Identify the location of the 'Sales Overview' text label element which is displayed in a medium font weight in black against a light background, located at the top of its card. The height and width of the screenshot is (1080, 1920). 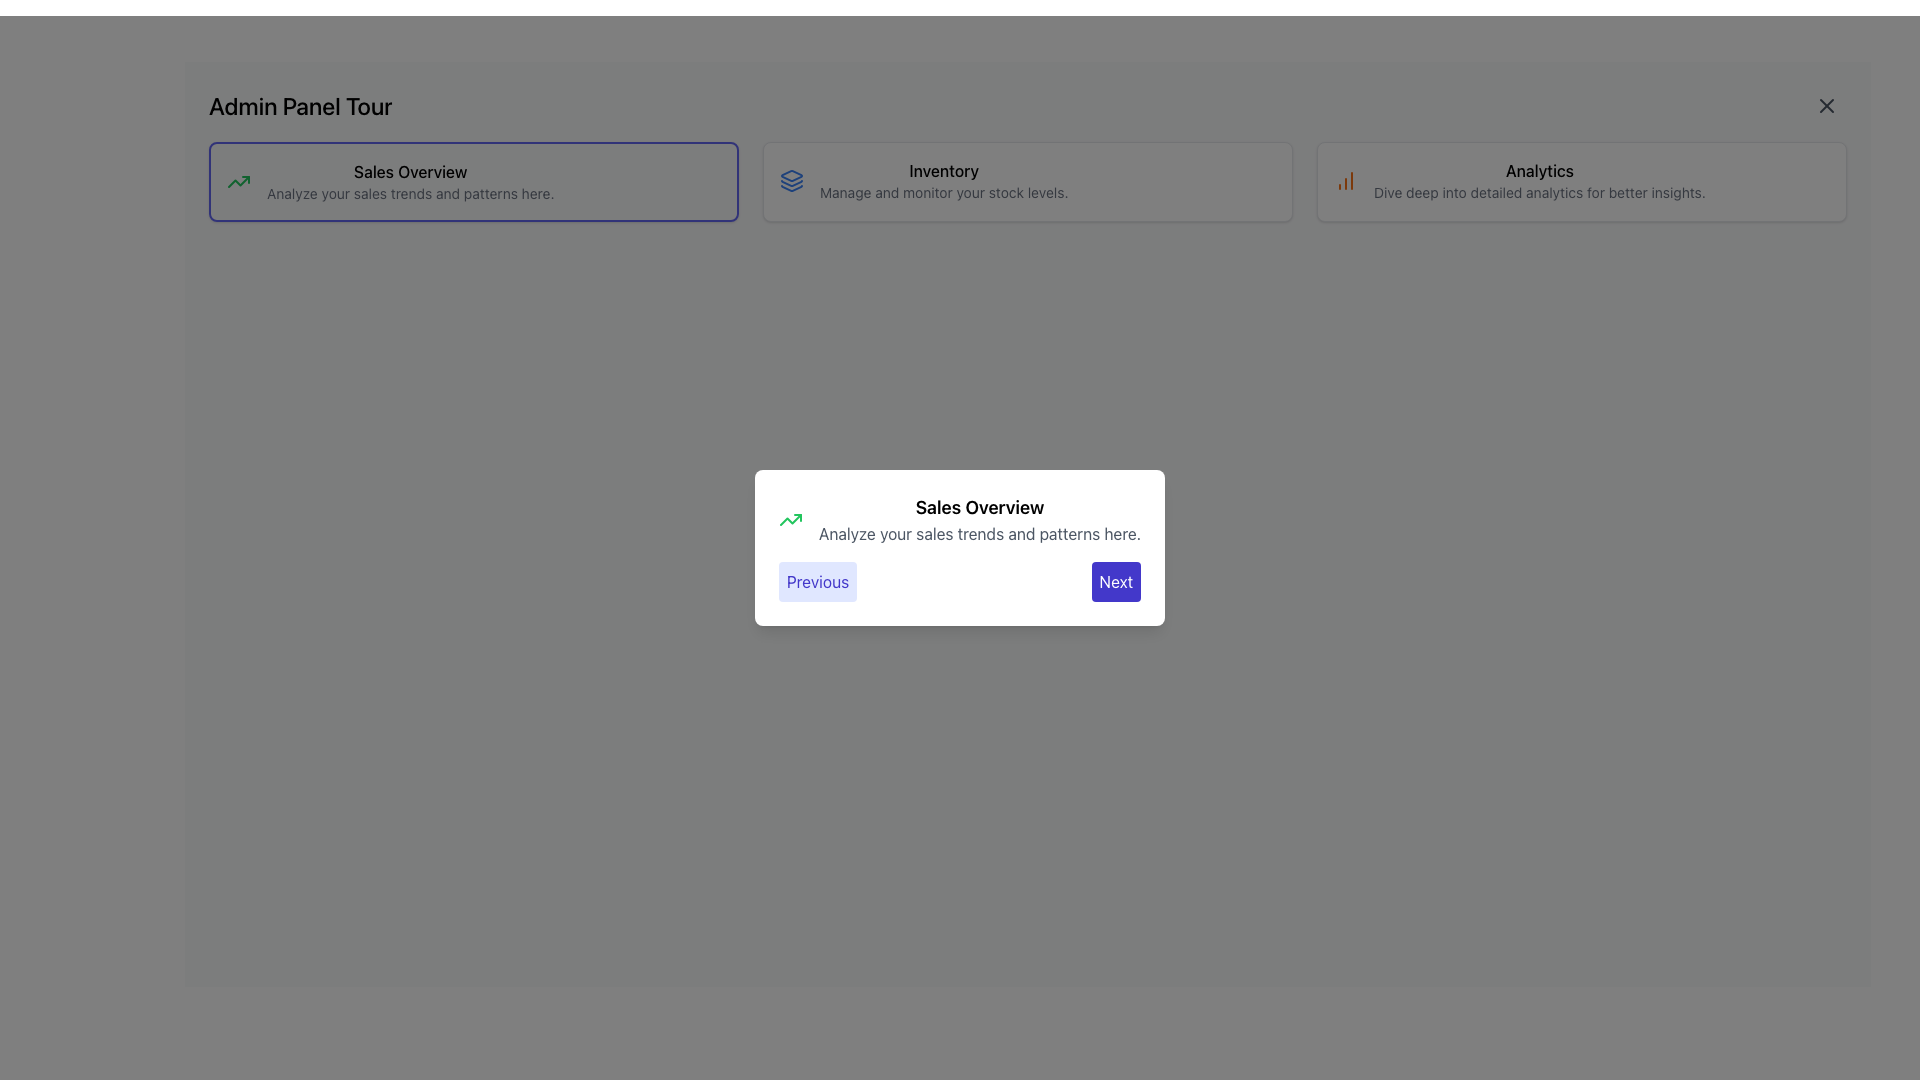
(409, 171).